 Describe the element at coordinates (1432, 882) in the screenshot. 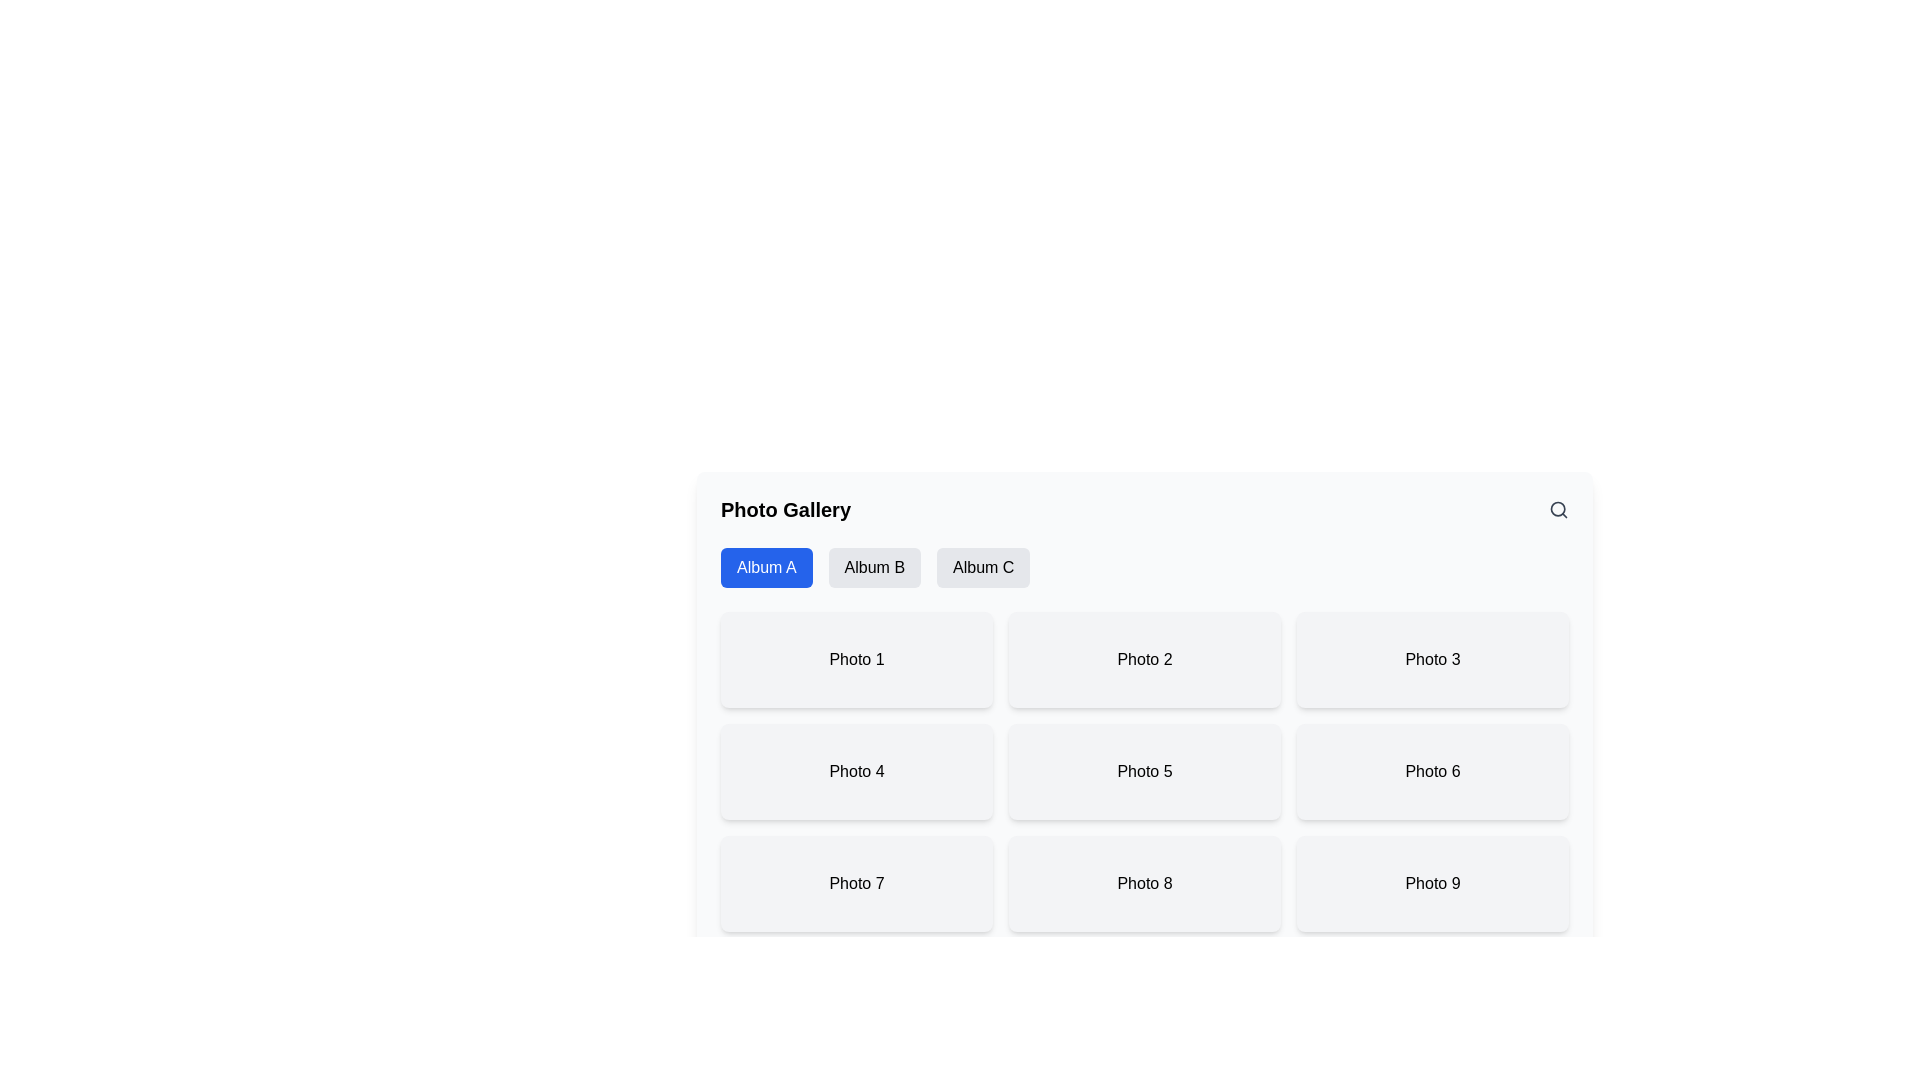

I see `the interactive placeholder for 'Photo 9', located in the third column and third row of the grid` at that location.